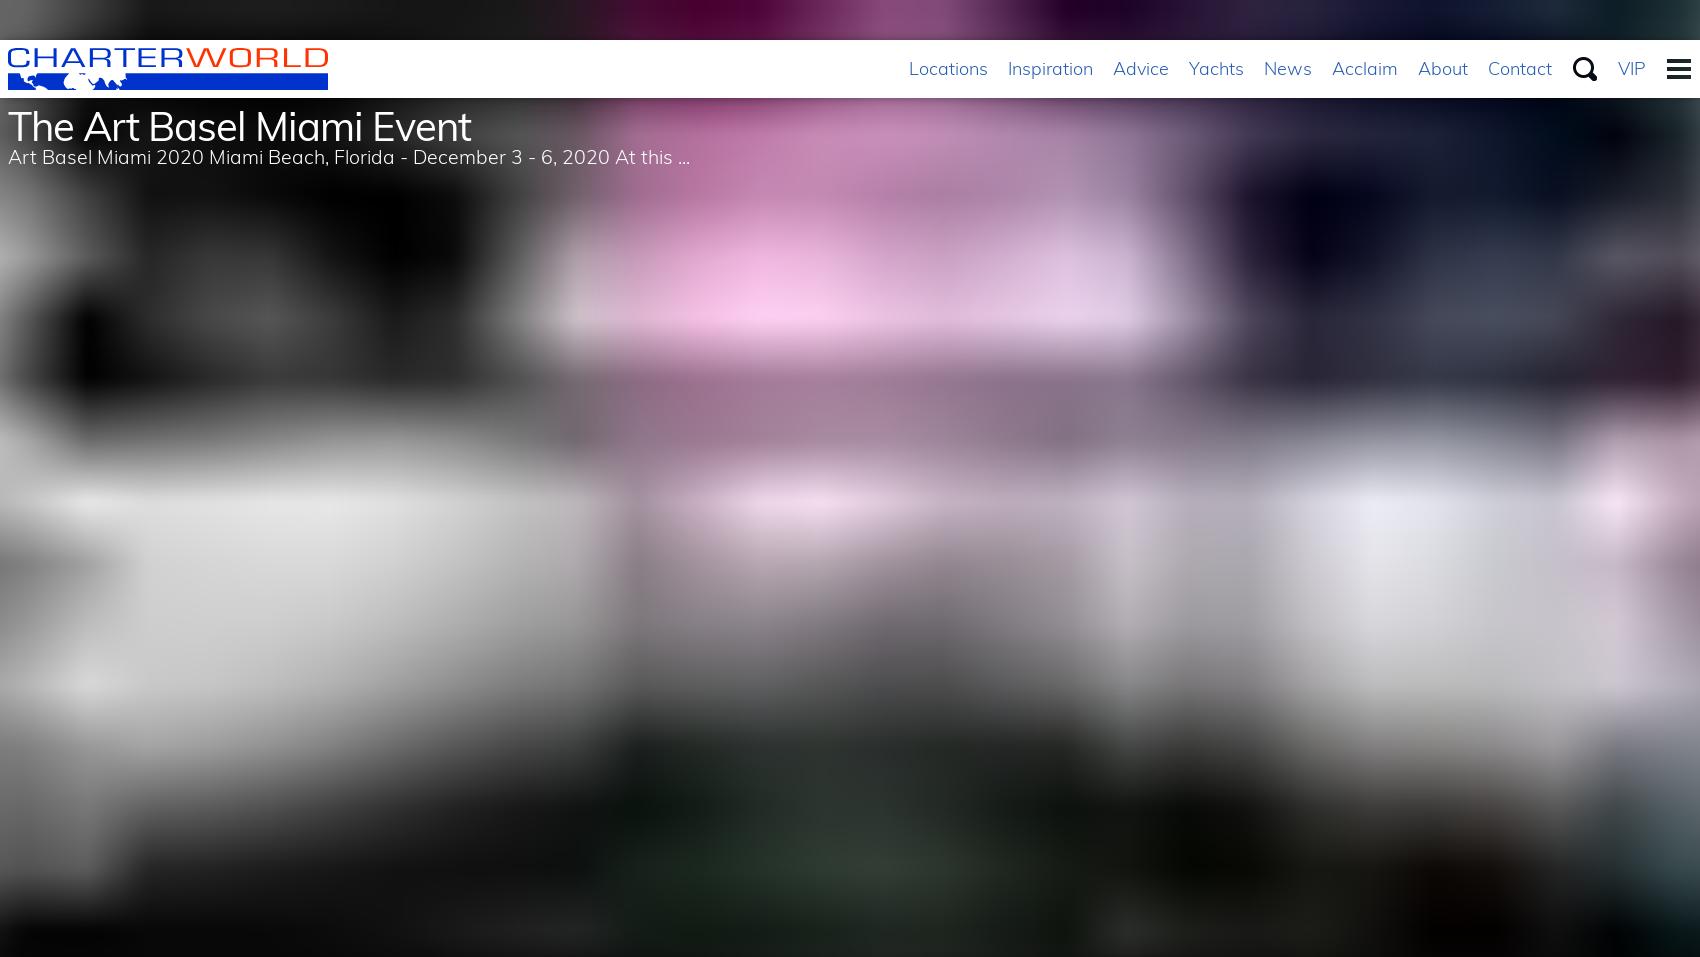 The image size is (1700, 957). Describe the element at coordinates (1215, 67) in the screenshot. I see `'Yachts'` at that location.